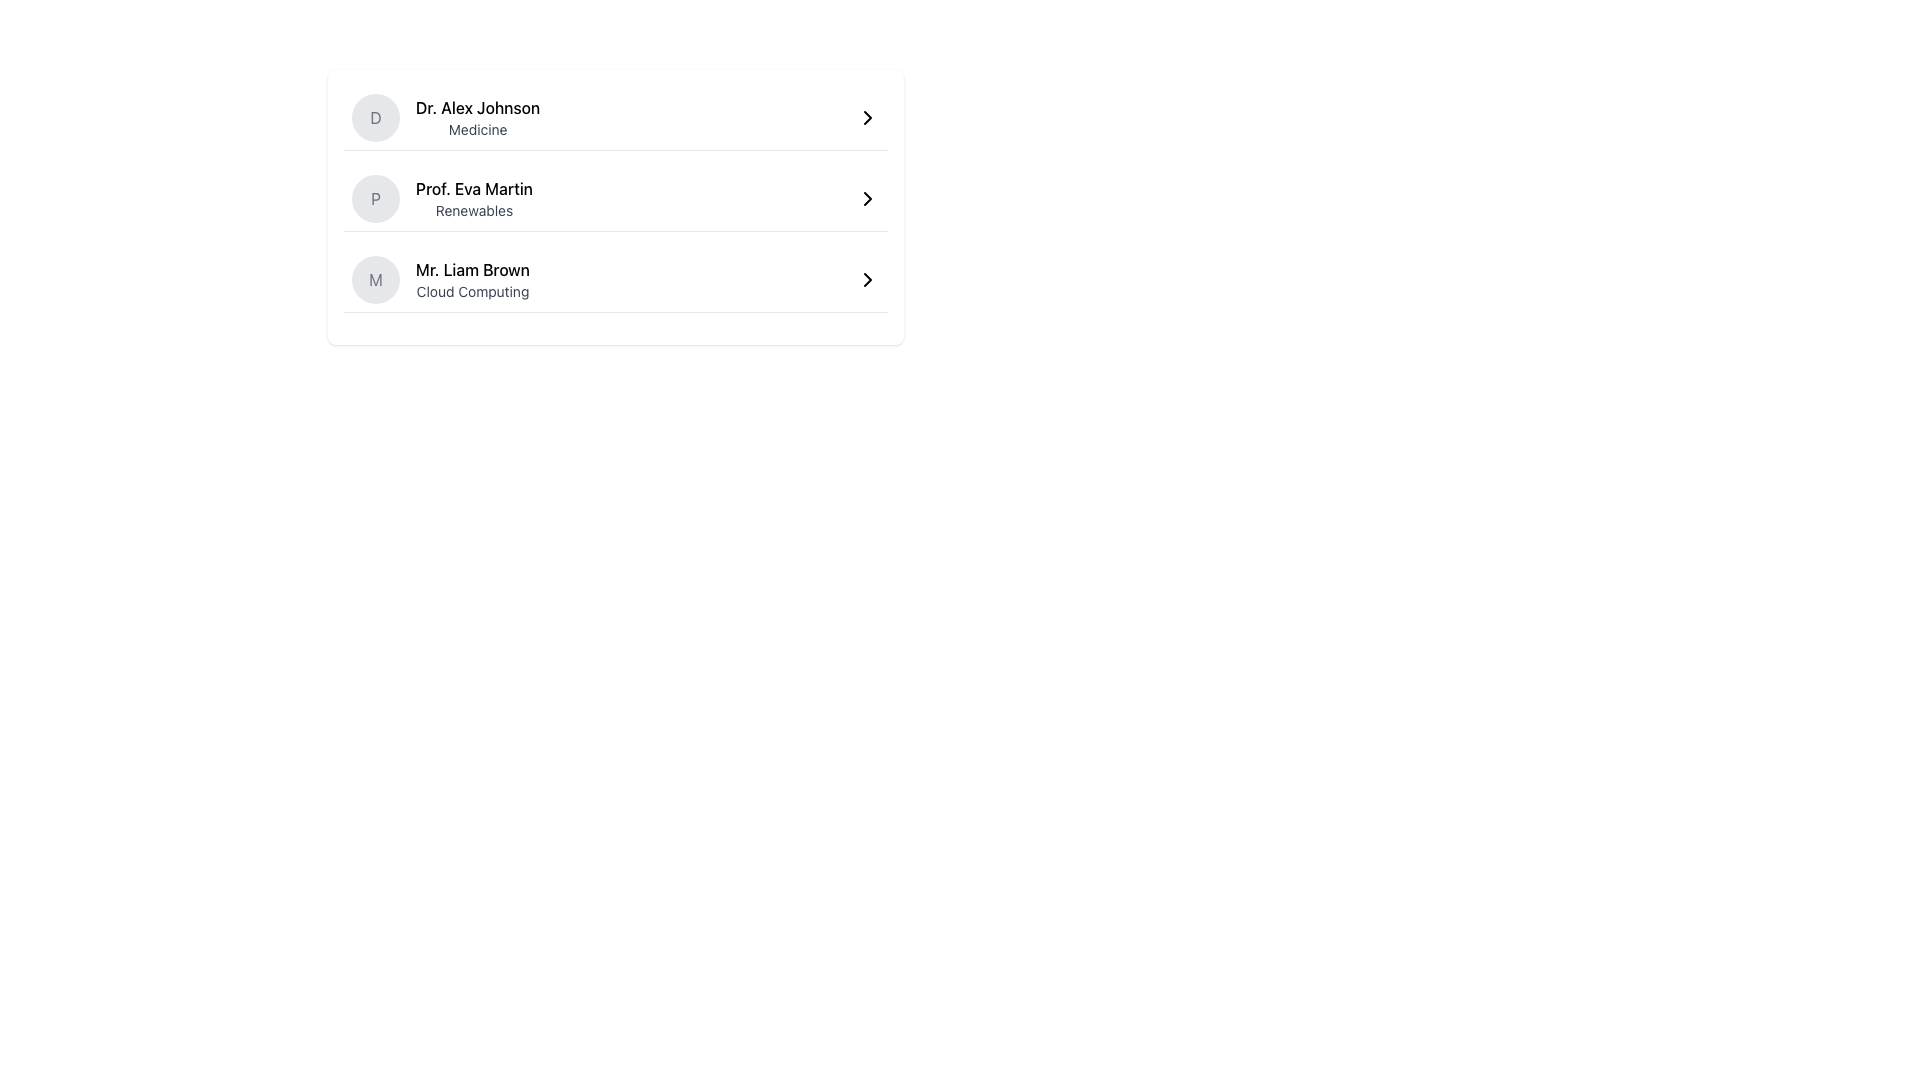  Describe the element at coordinates (375, 199) in the screenshot. I see `the circular gray background containing the initial 'P' representing 'Prof. Eva Martin', which is located in the second row of a vertical list of individuals` at that location.